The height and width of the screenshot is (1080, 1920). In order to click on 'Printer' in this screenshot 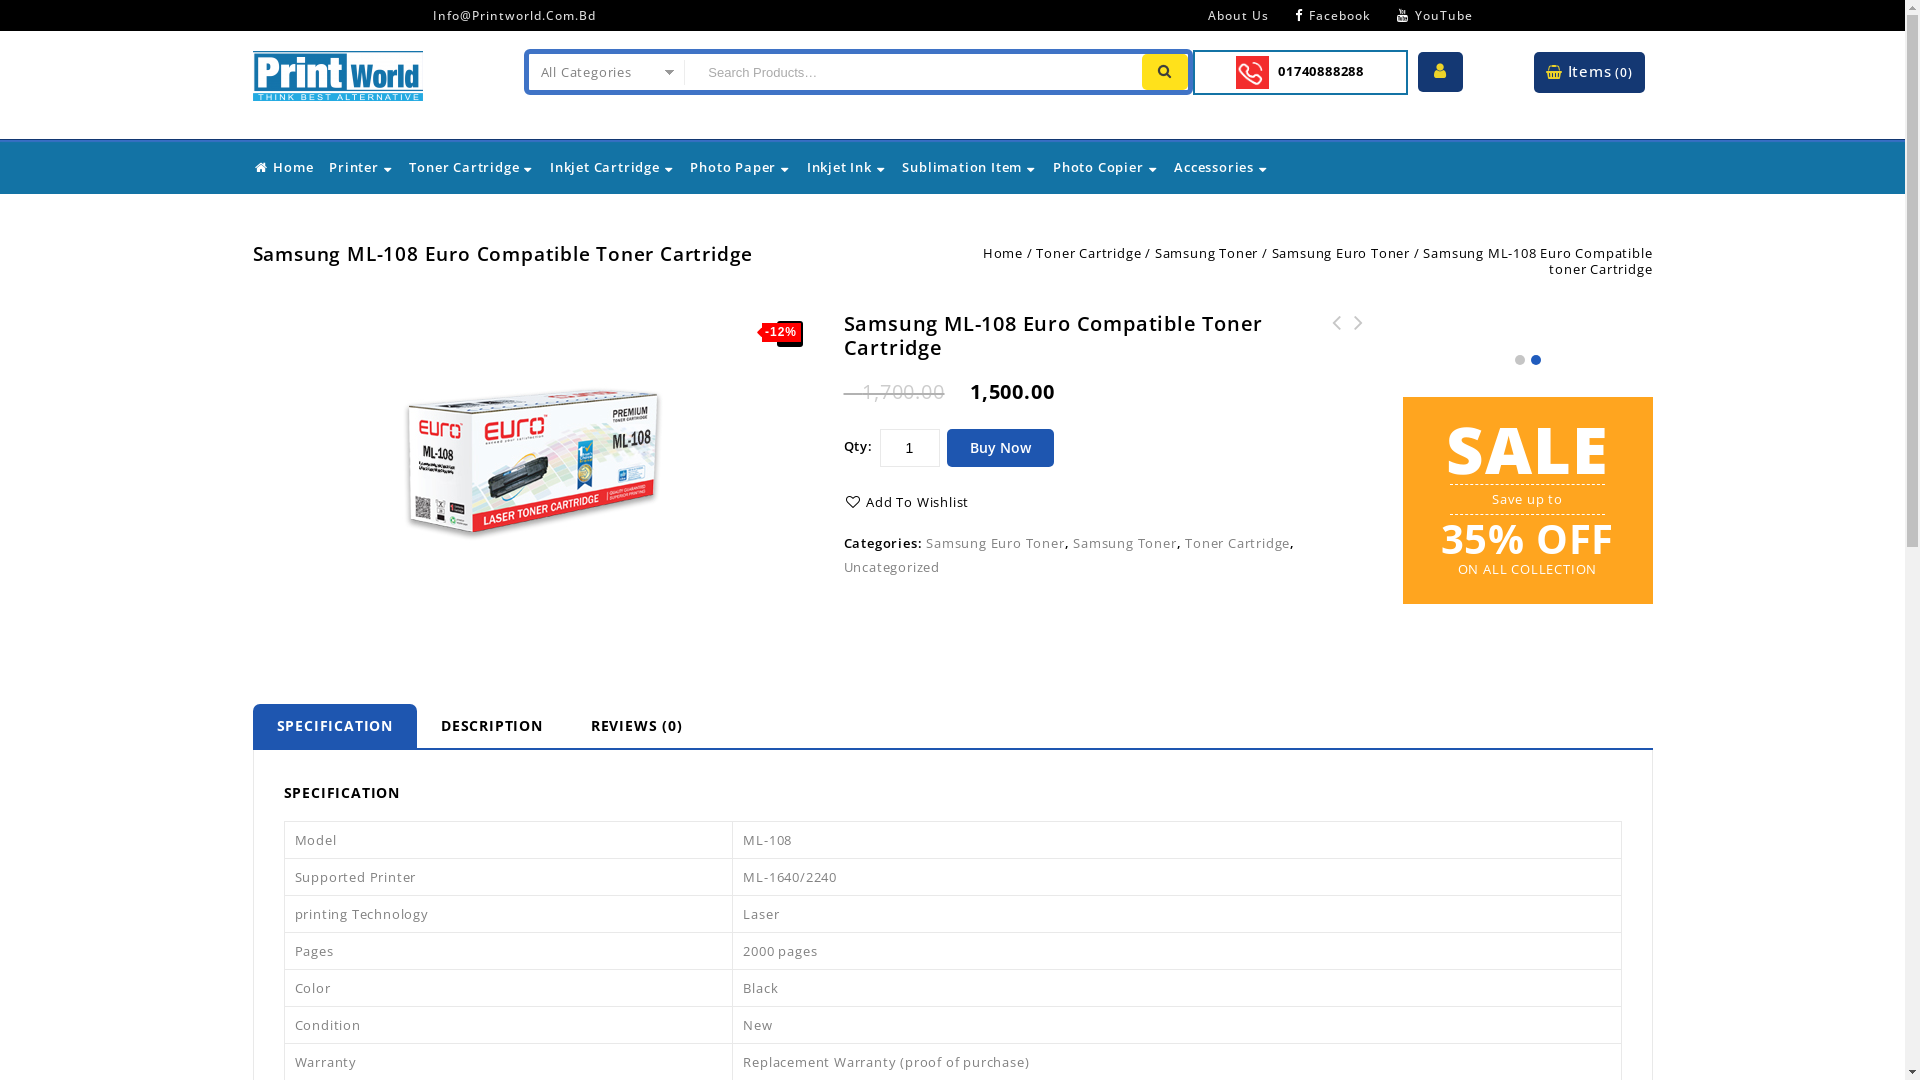, I will do `click(327, 165)`.